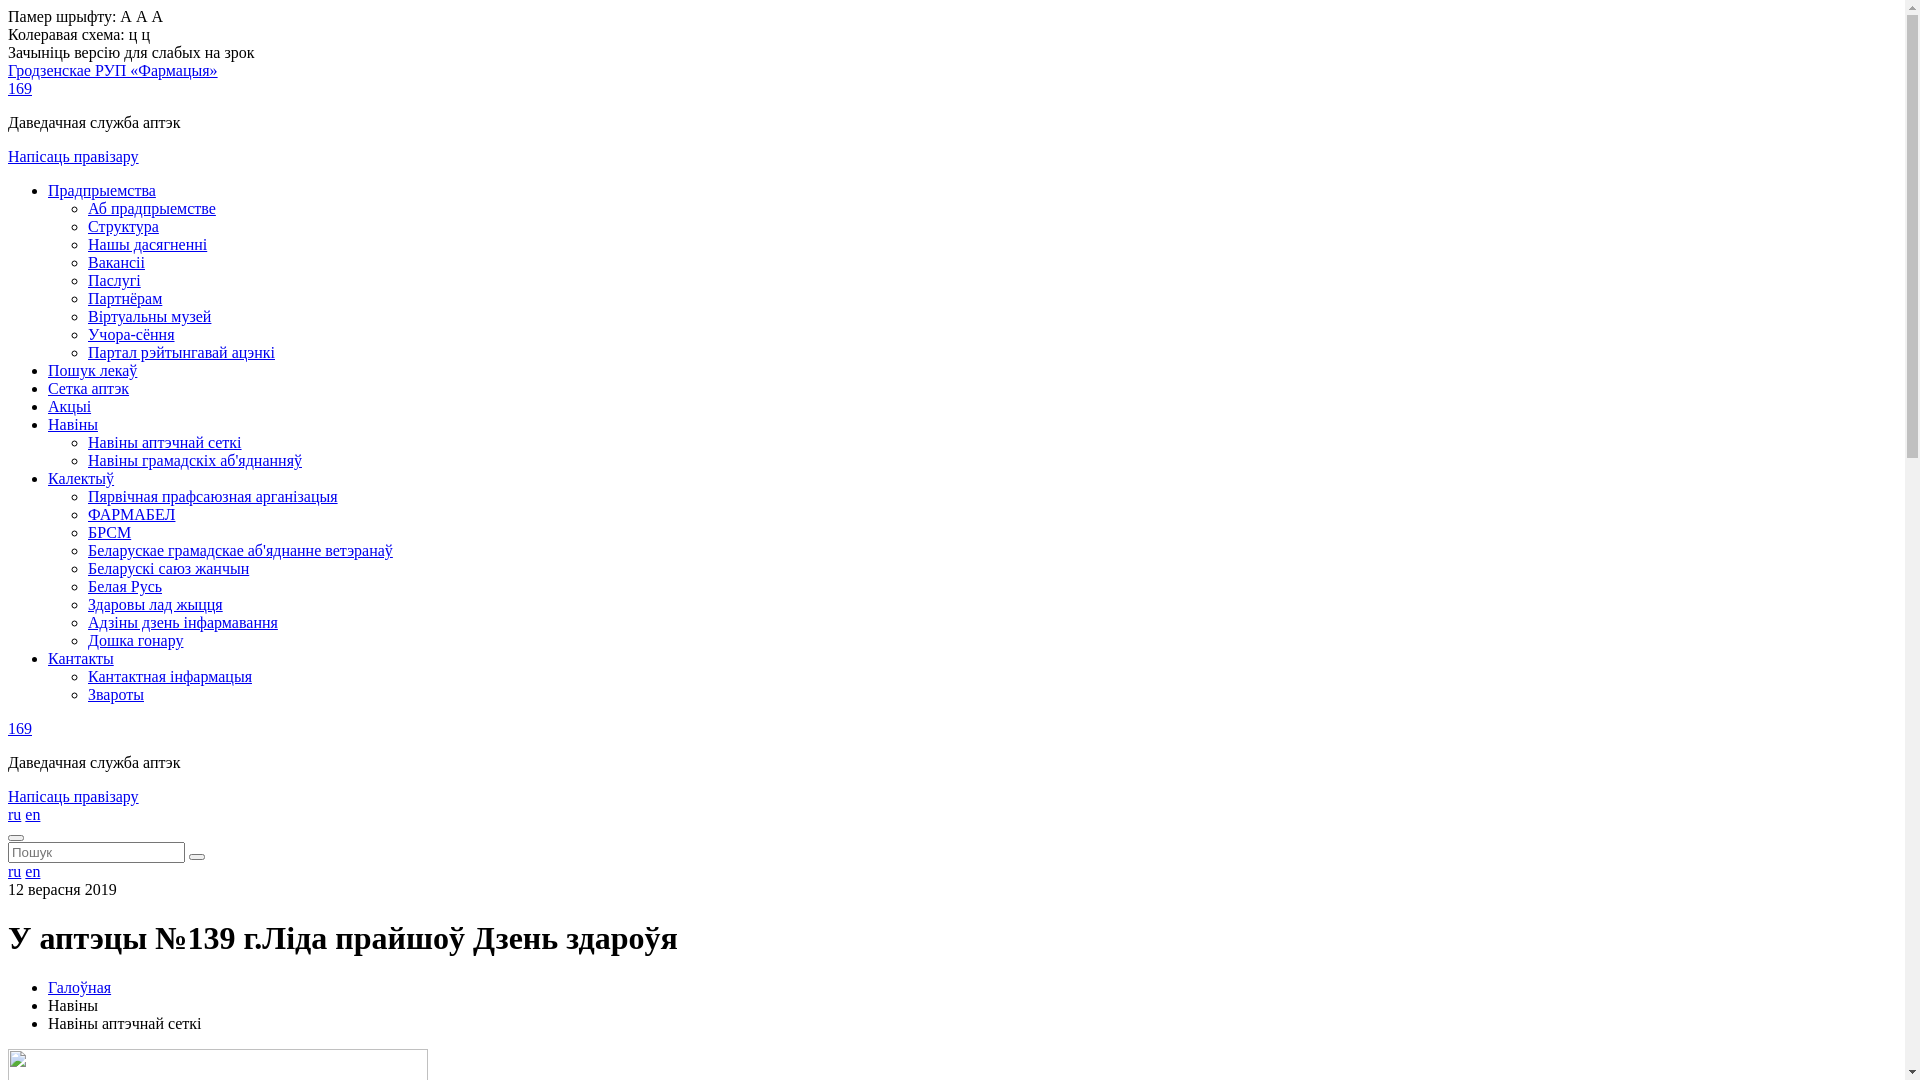 The width and height of the screenshot is (1920, 1080). I want to click on '169', so click(19, 728).